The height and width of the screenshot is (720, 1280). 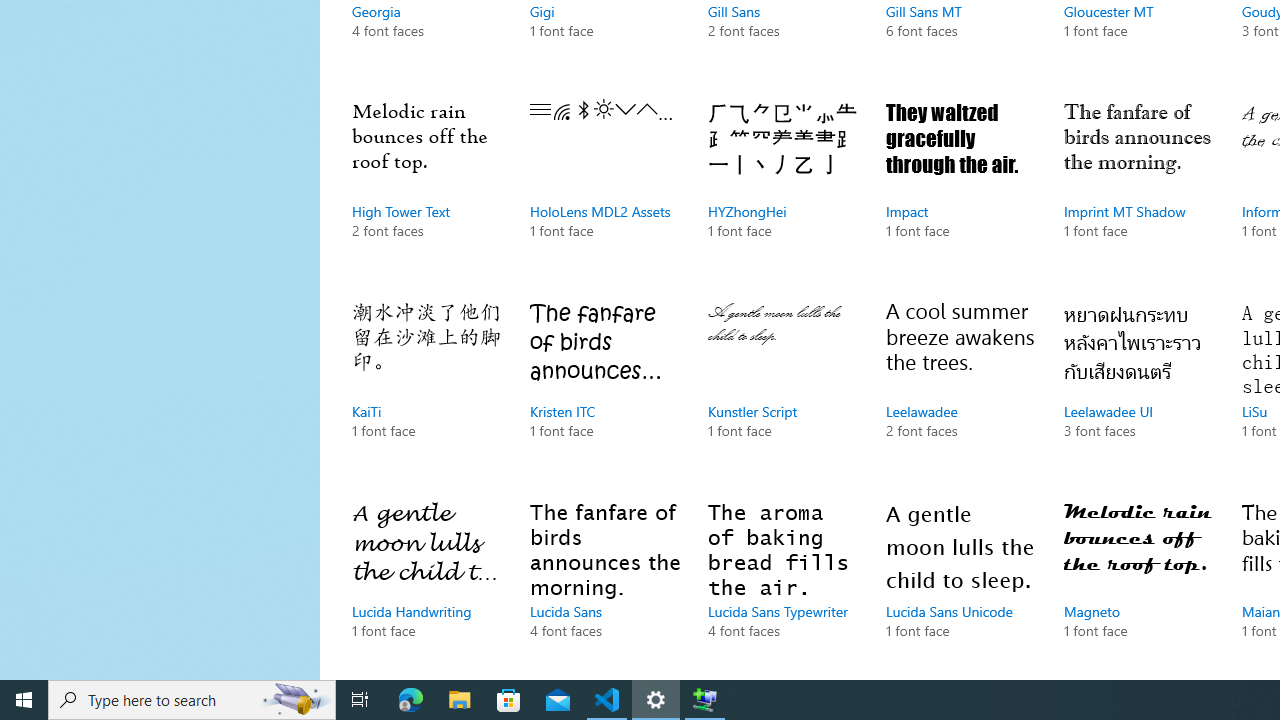 What do you see at coordinates (603, 390) in the screenshot?
I see `'Kristen ITC, 1 font face'` at bounding box center [603, 390].